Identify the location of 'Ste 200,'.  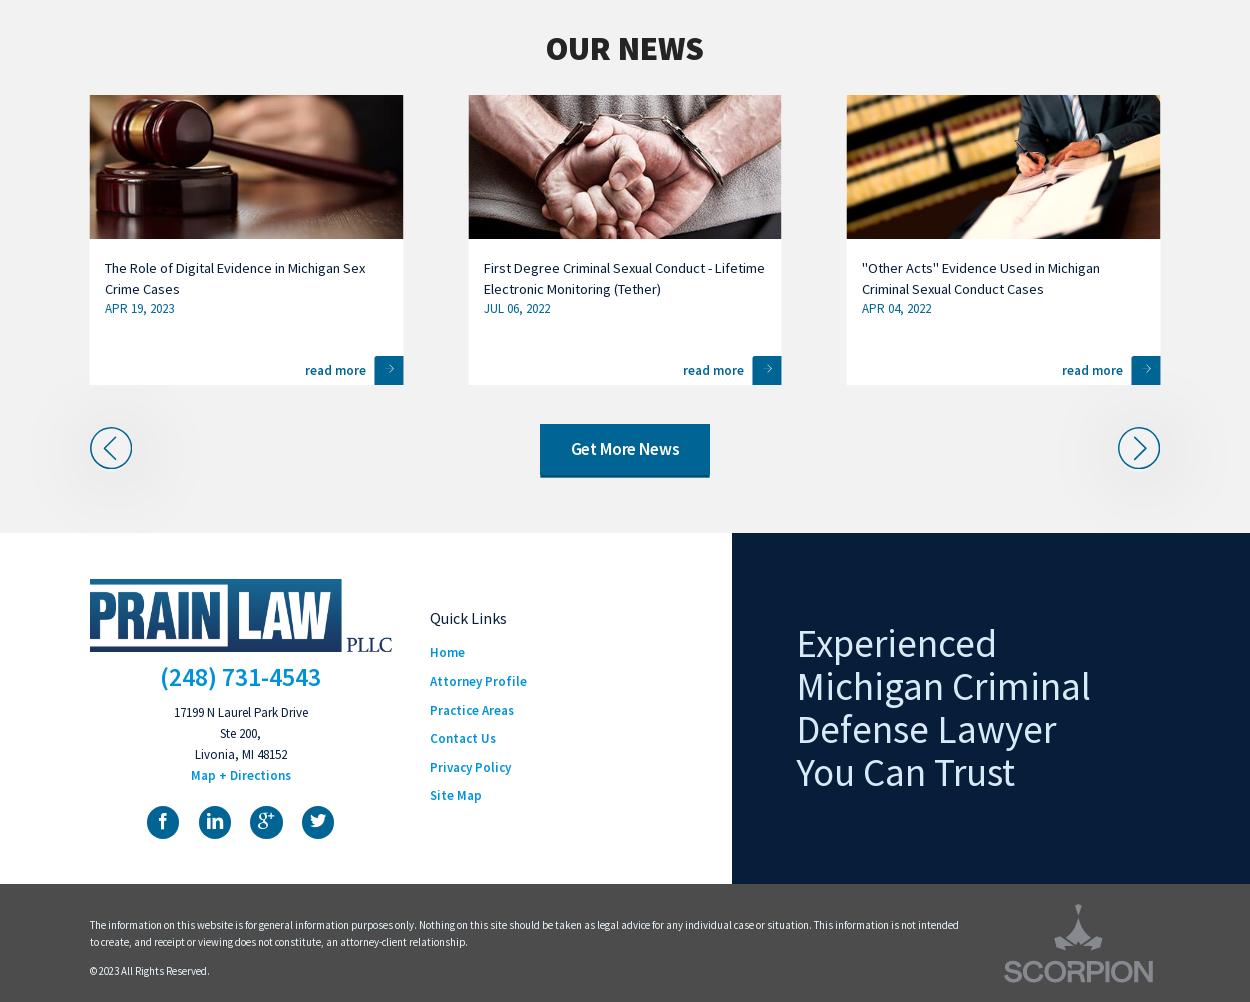
(239, 733).